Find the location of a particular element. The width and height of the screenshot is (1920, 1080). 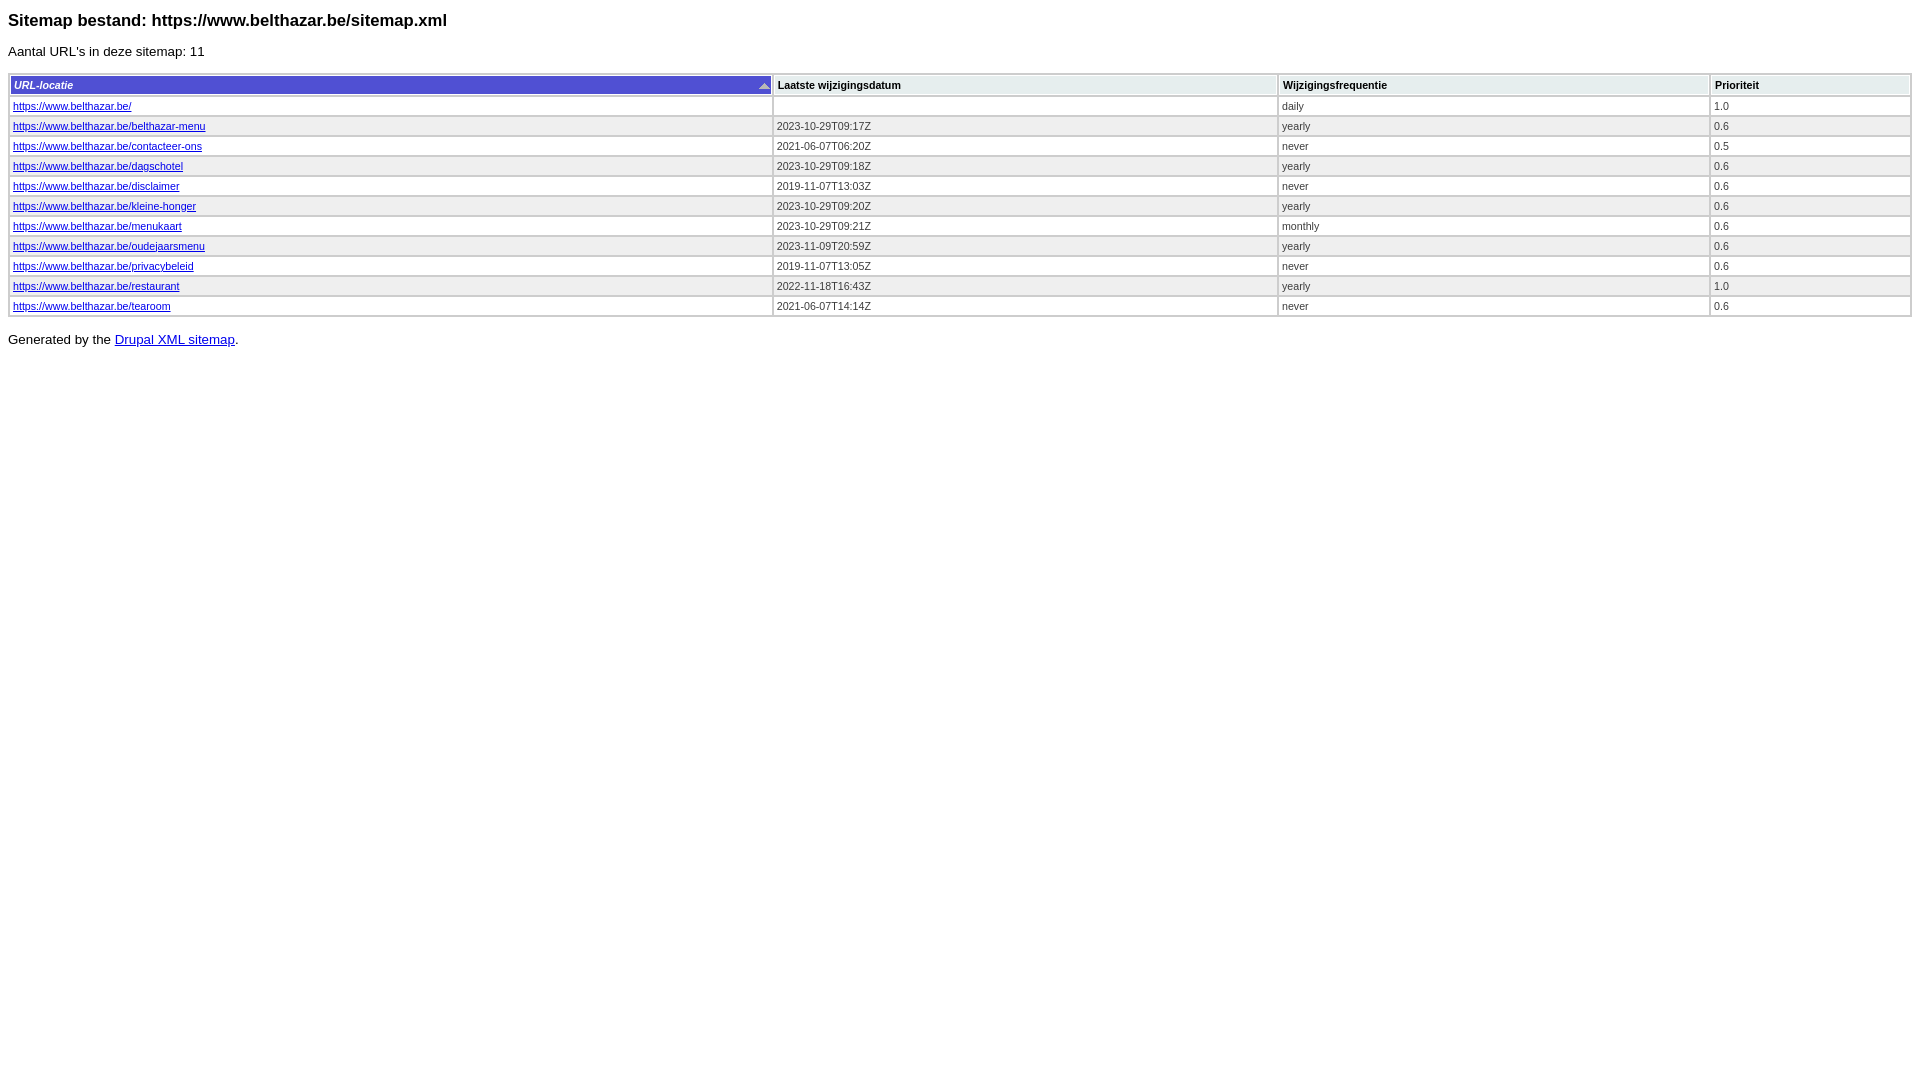

'https://www.belthazar.be/restaurant' is located at coordinates (95, 285).